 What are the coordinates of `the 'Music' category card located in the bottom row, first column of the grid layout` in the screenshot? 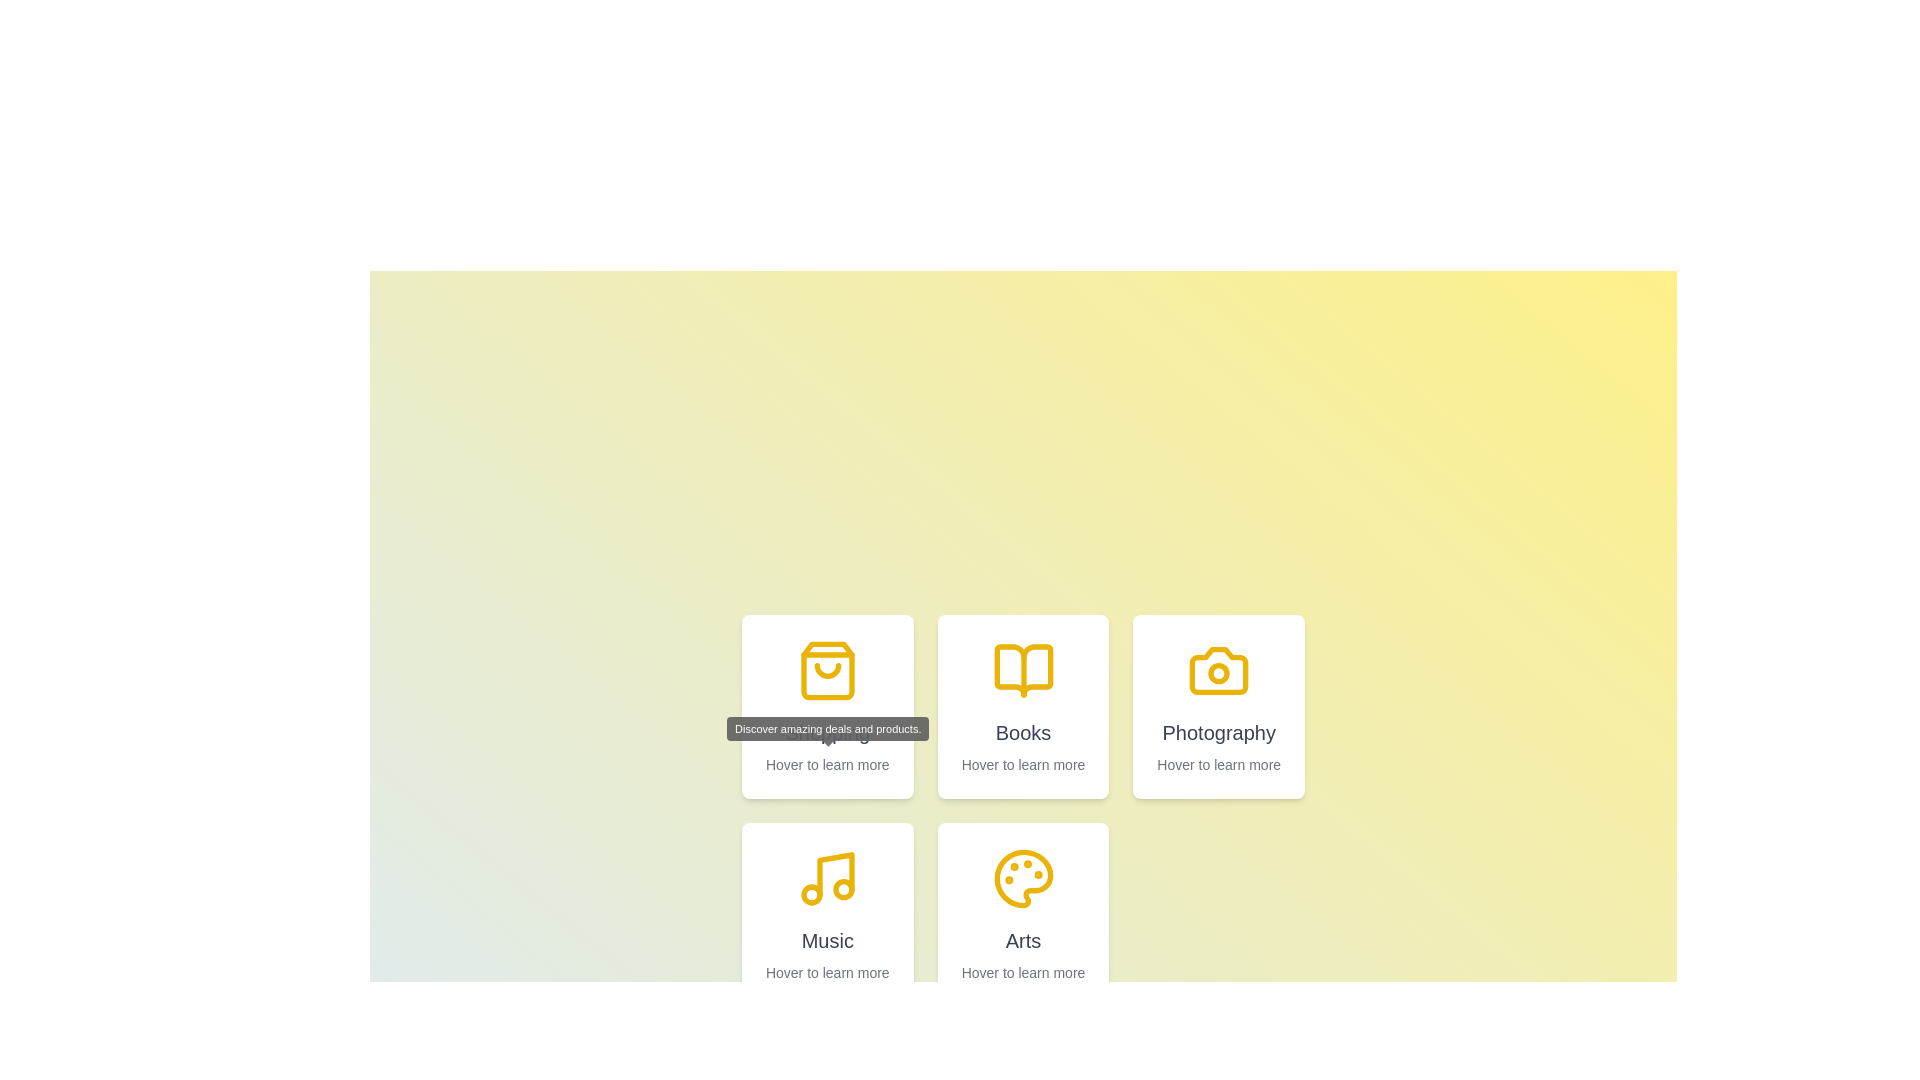 It's located at (827, 914).